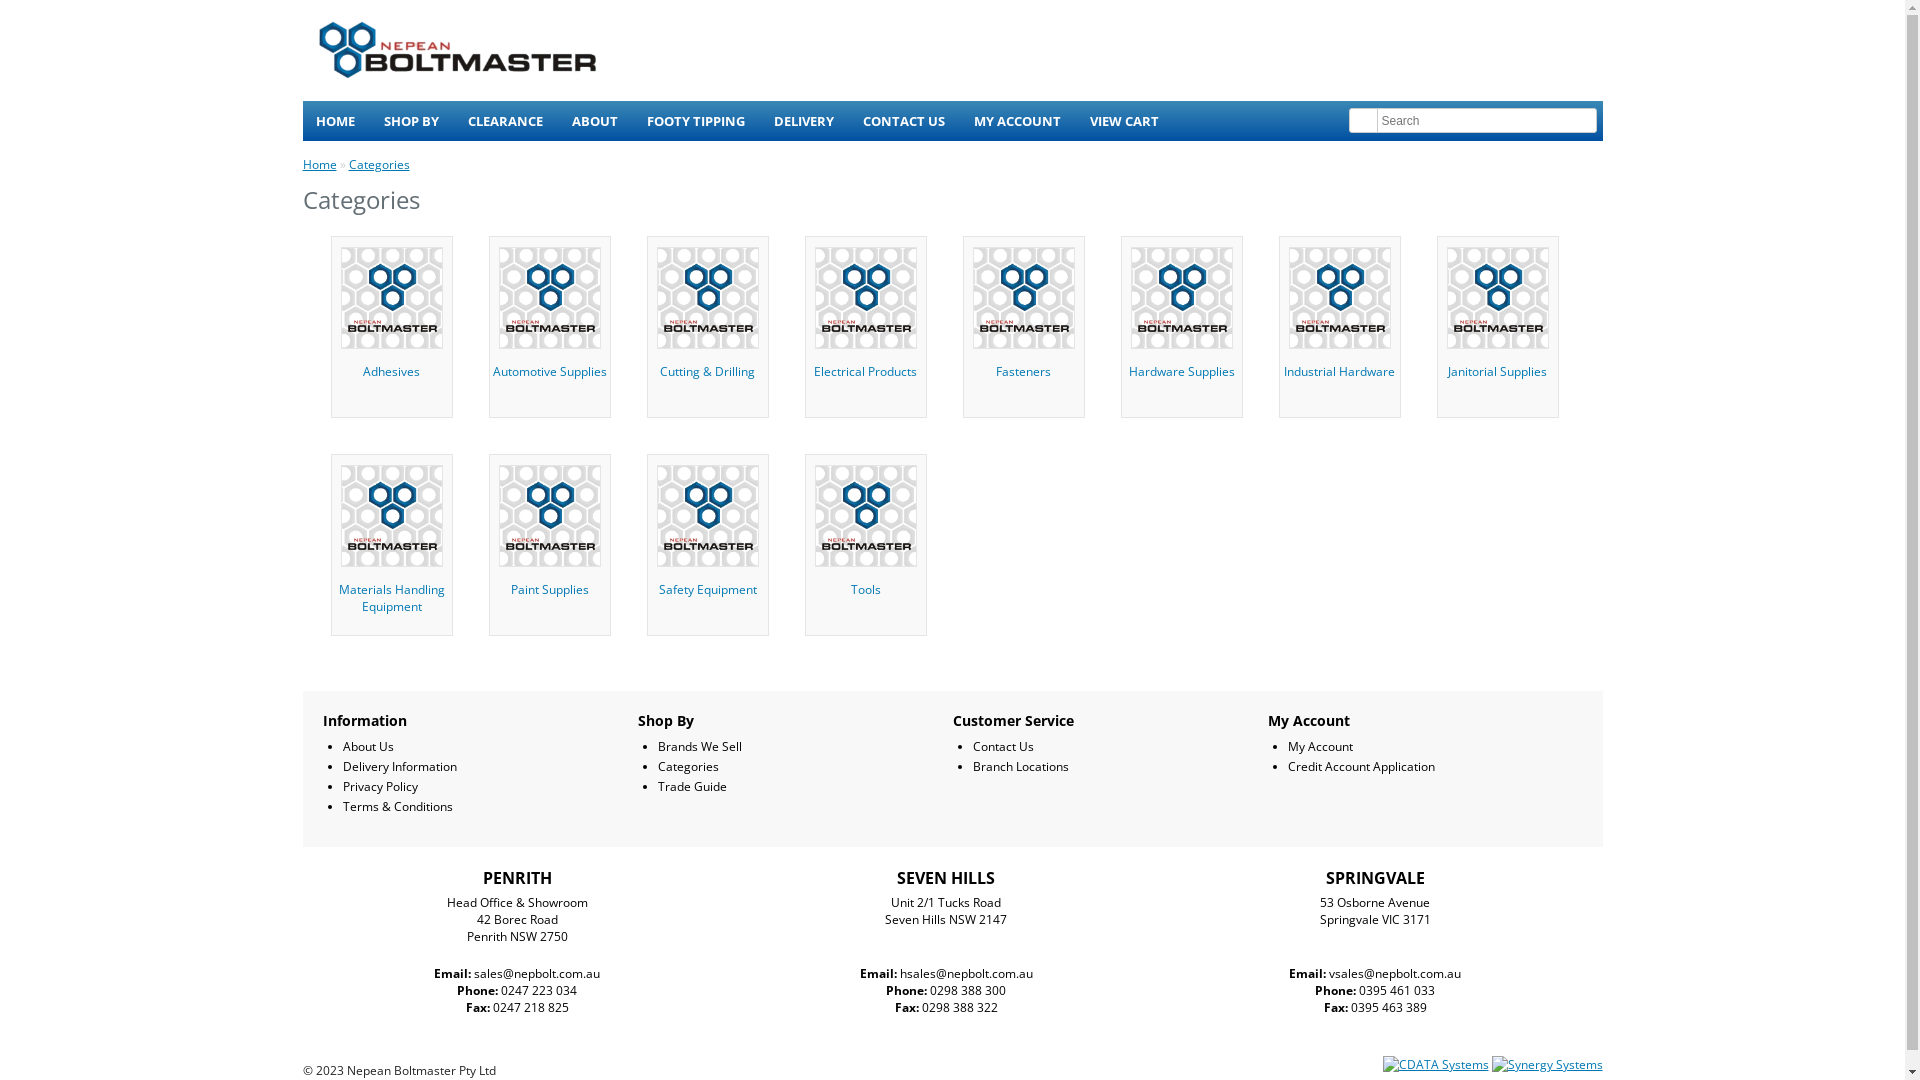  Describe the element at coordinates (902, 120) in the screenshot. I see `'CONTACT US'` at that location.